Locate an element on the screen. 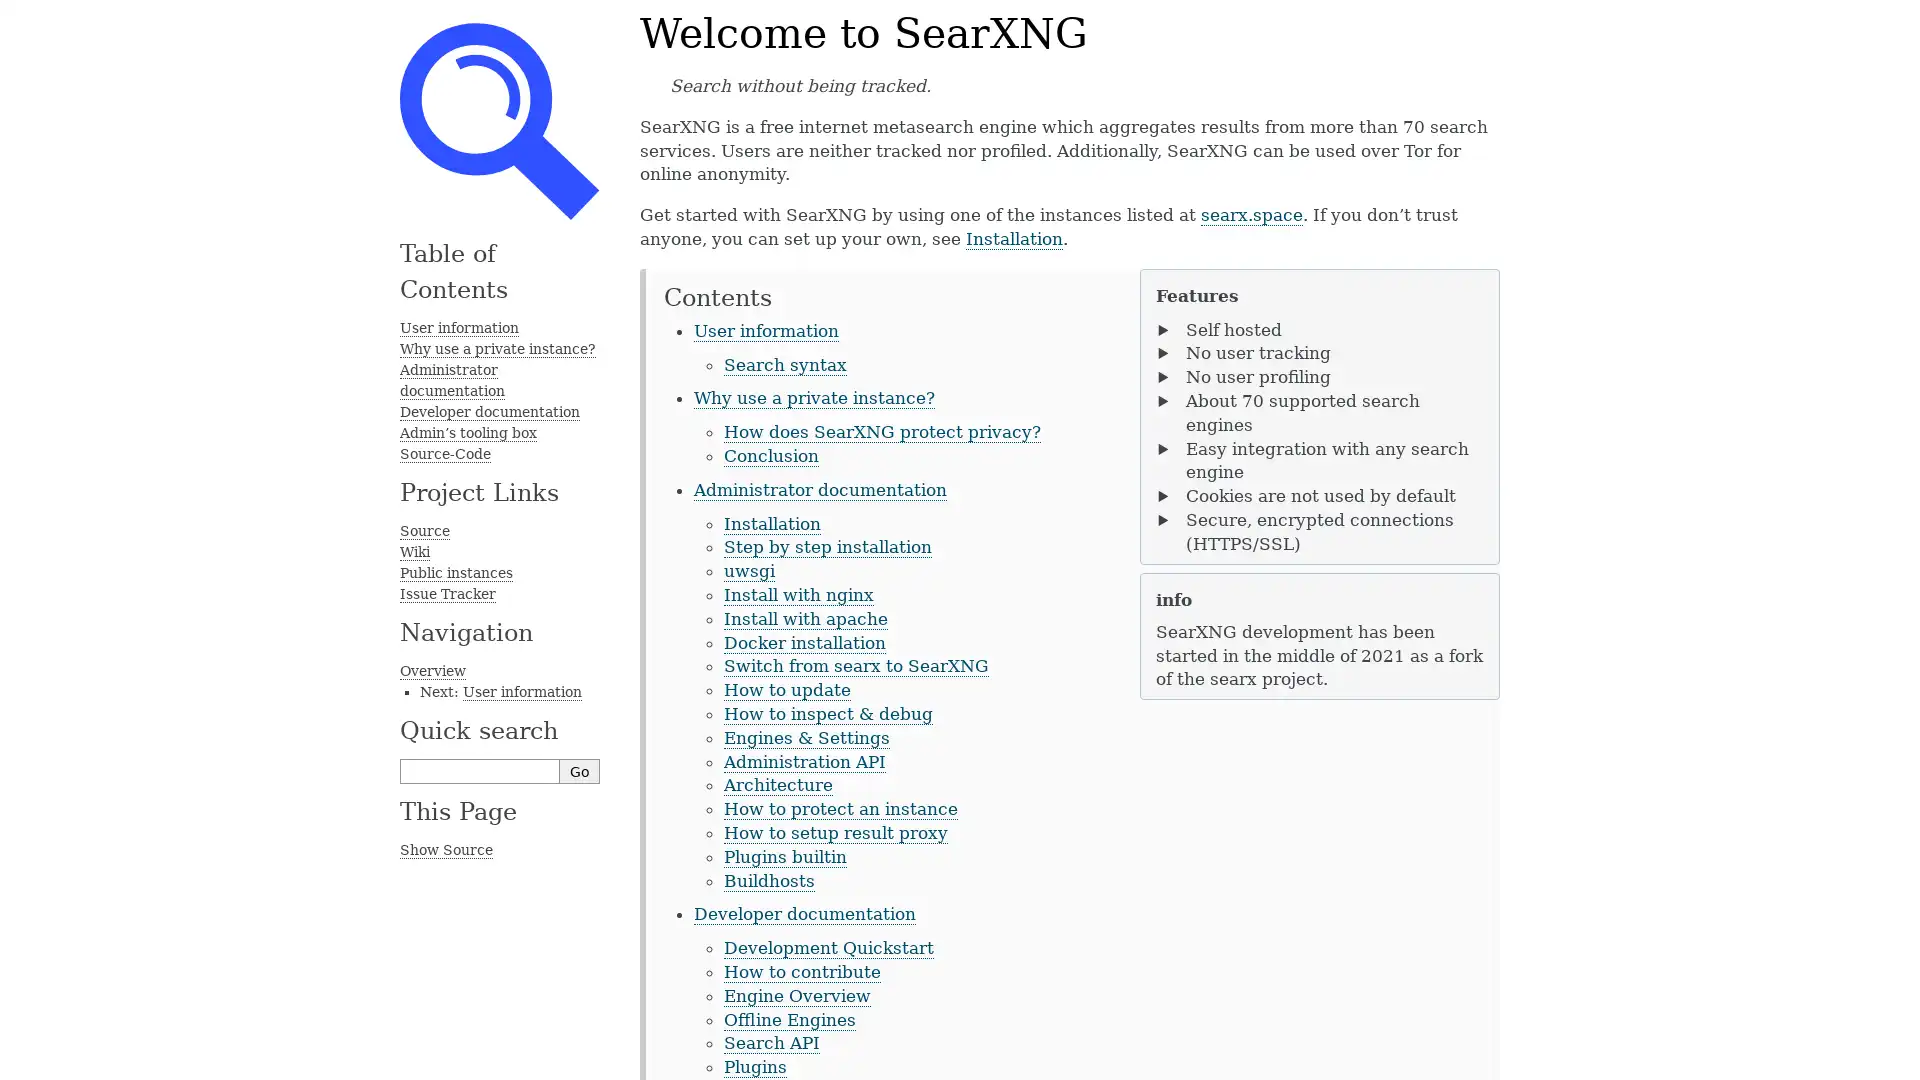 This screenshot has height=1080, width=1920. Go is located at coordinates (579, 770).